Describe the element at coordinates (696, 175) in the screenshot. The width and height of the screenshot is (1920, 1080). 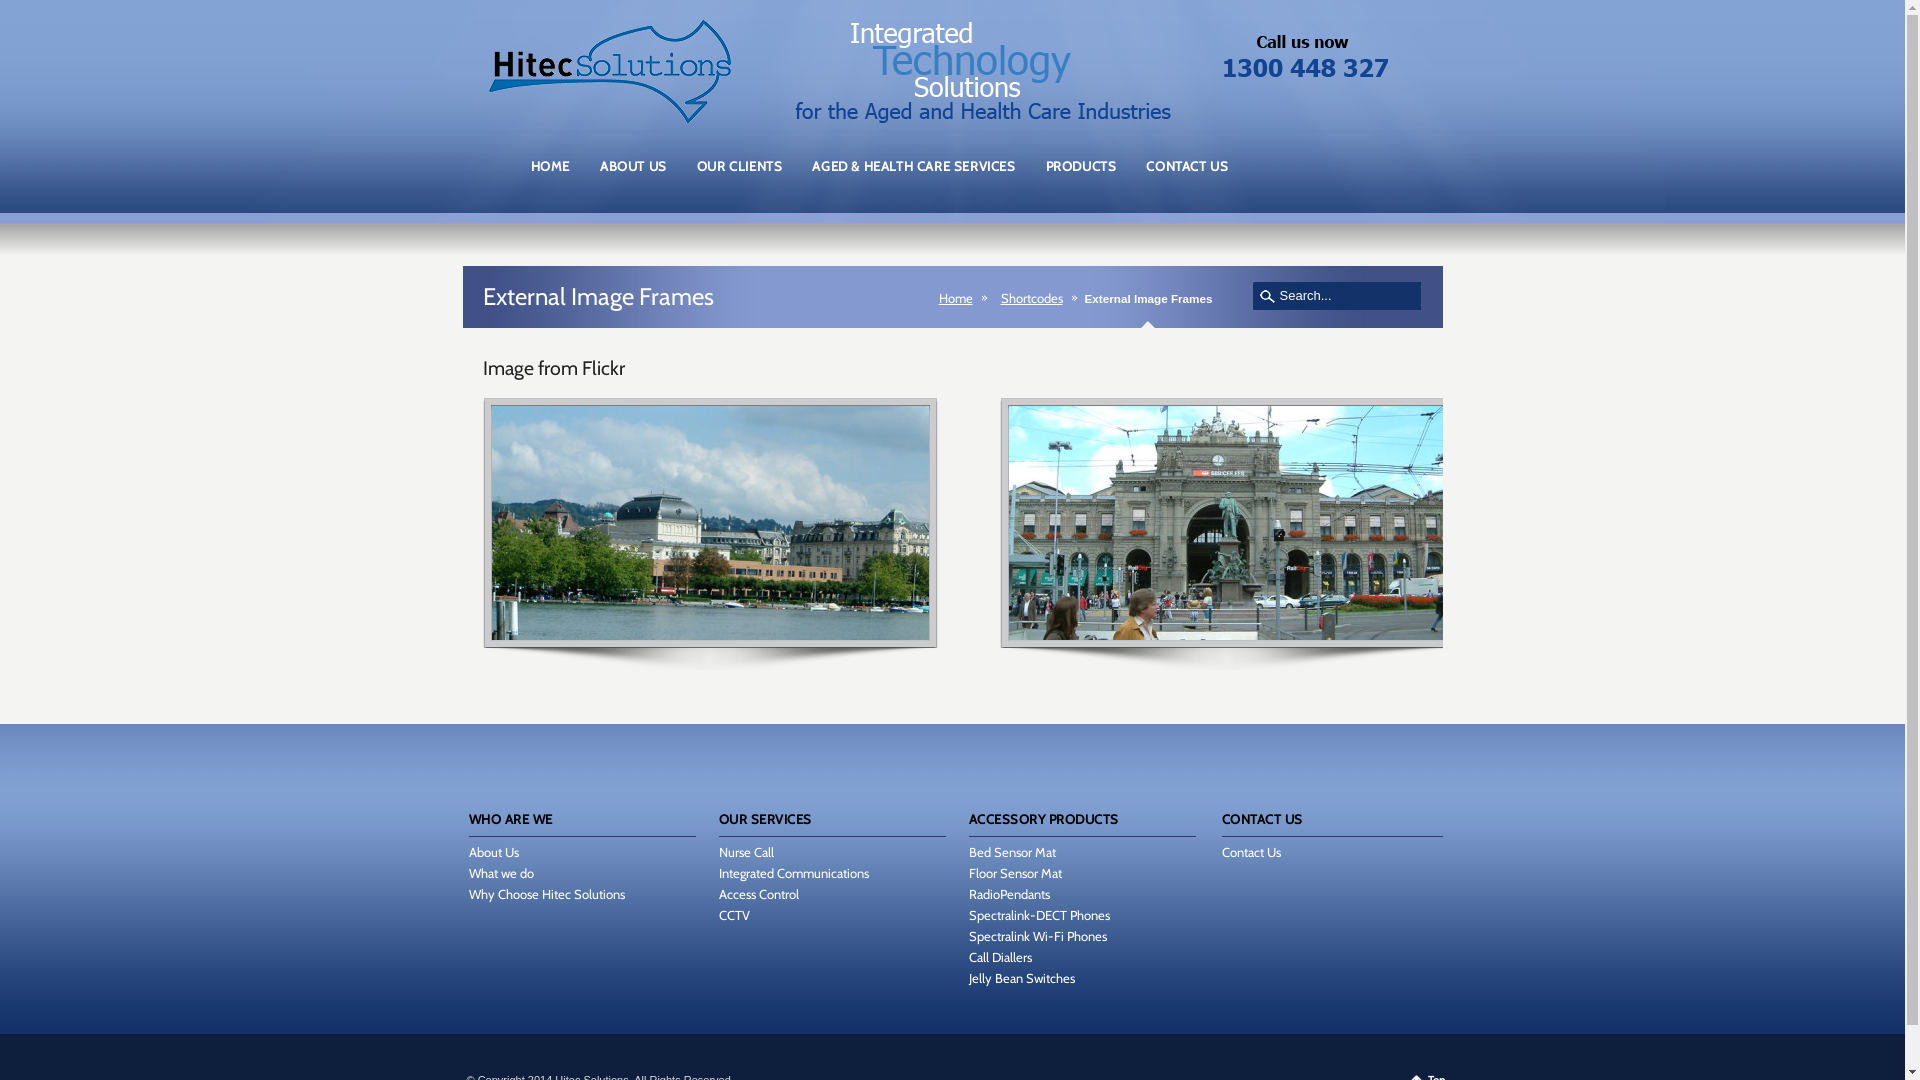
I see `'OUR CLIENTS'` at that location.